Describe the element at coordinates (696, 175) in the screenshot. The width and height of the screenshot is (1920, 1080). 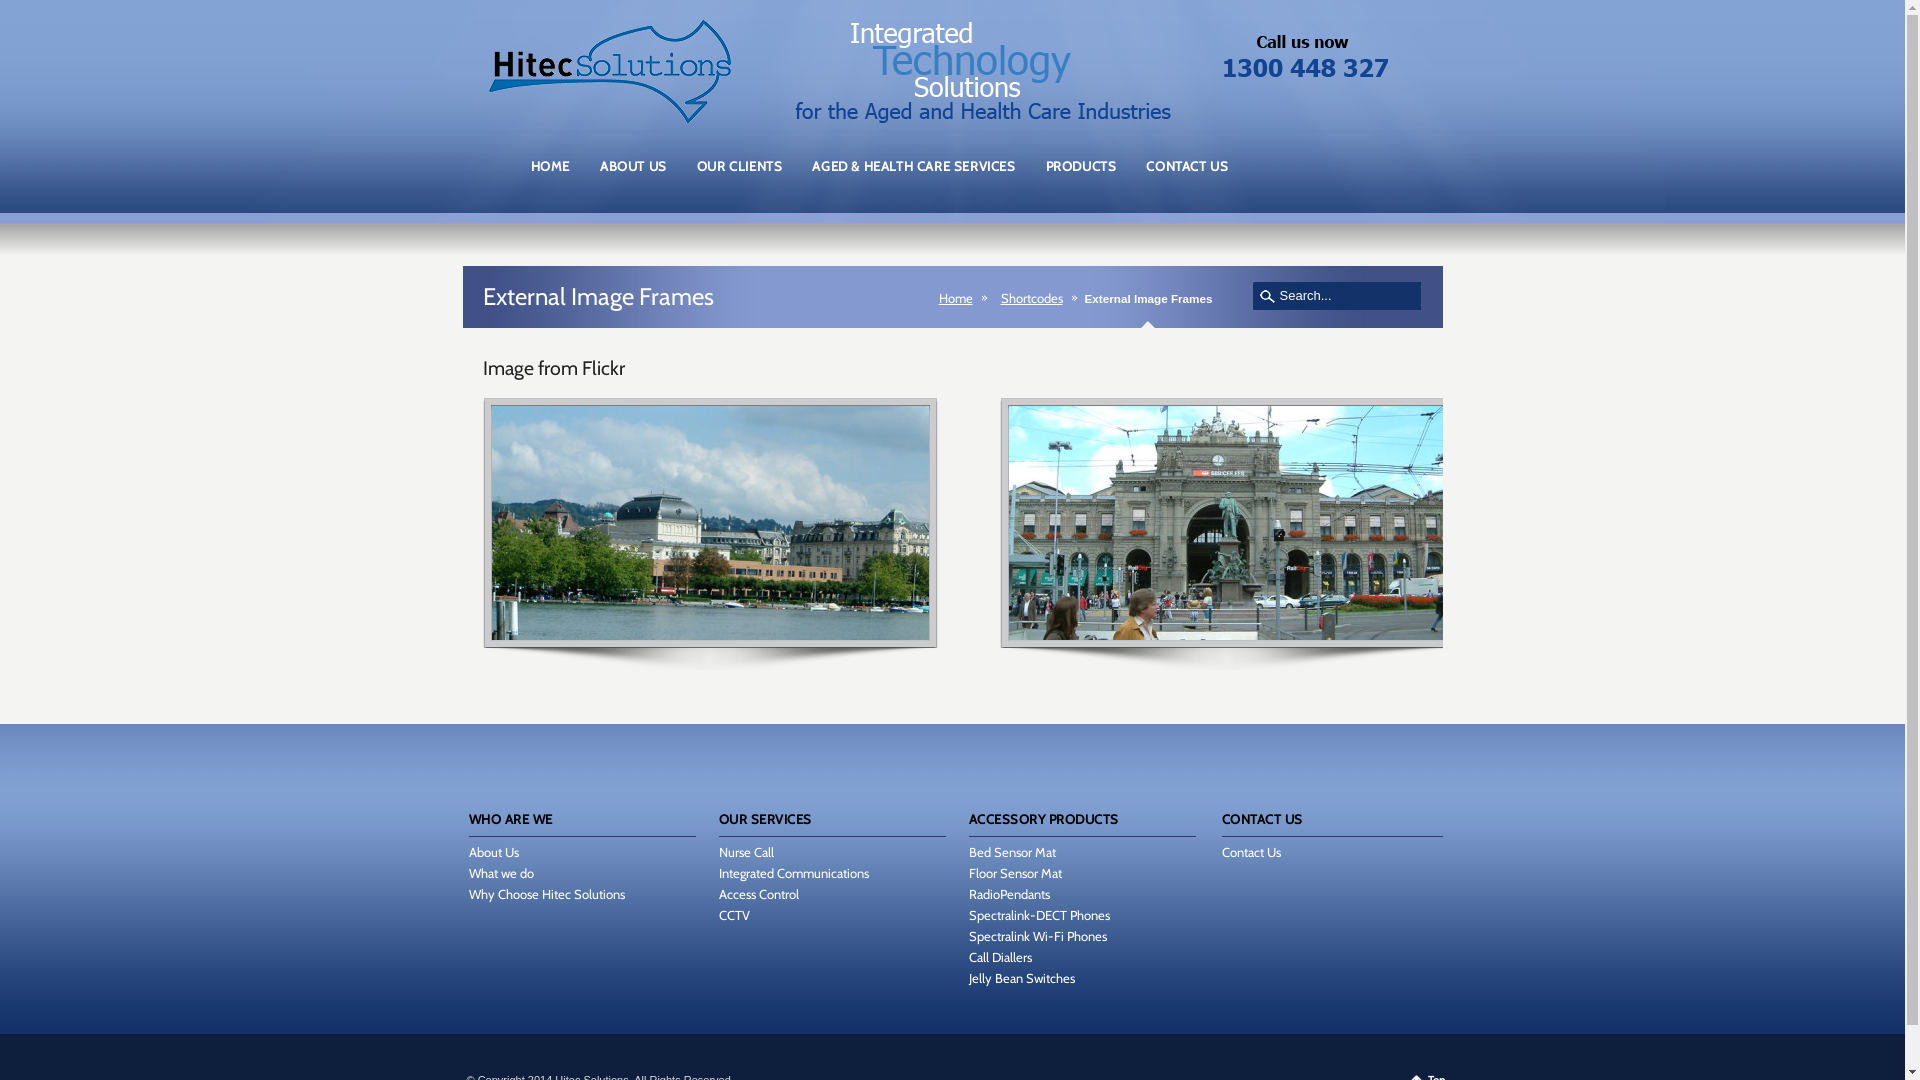
I see `'OUR CLIENTS'` at that location.